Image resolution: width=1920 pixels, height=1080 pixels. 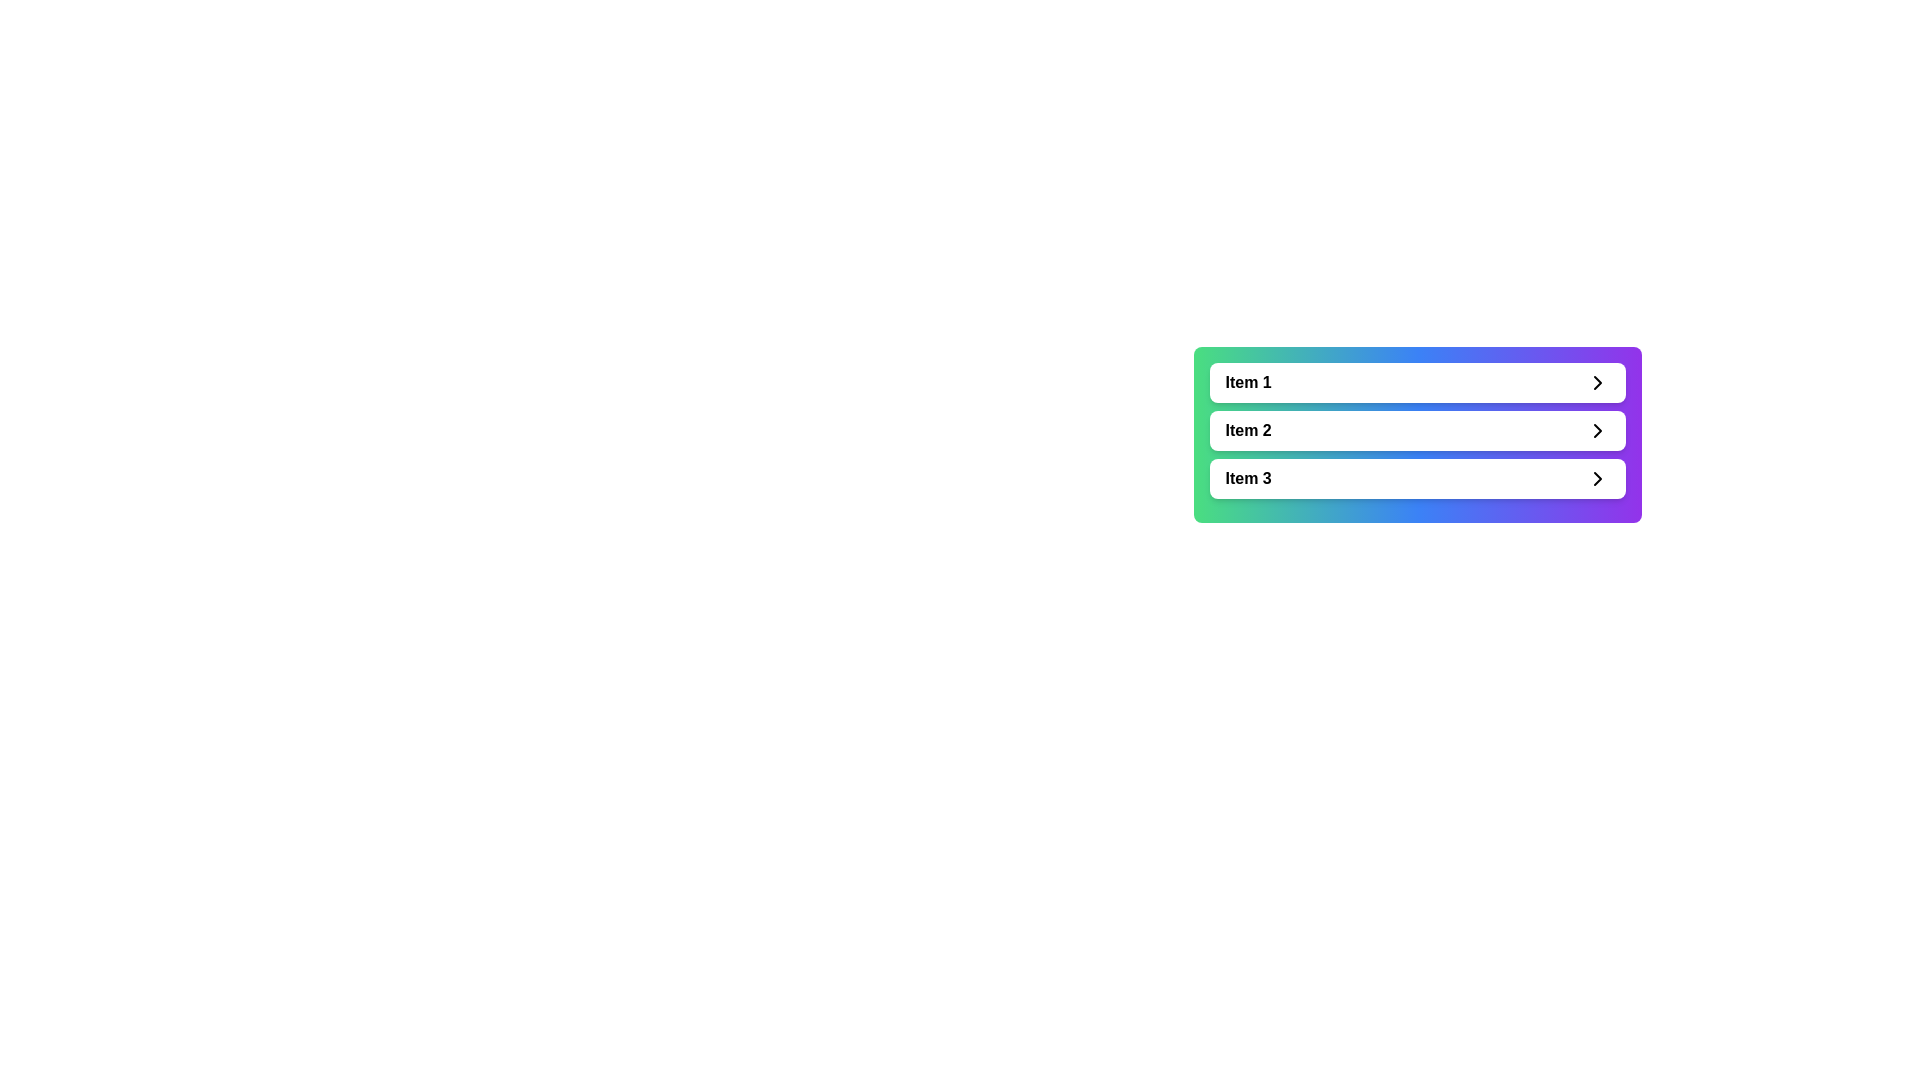 I want to click on the chevron icon located in the 'Item 2' section, adjacent to the item's text in the middle row of the list, so click(x=1596, y=430).